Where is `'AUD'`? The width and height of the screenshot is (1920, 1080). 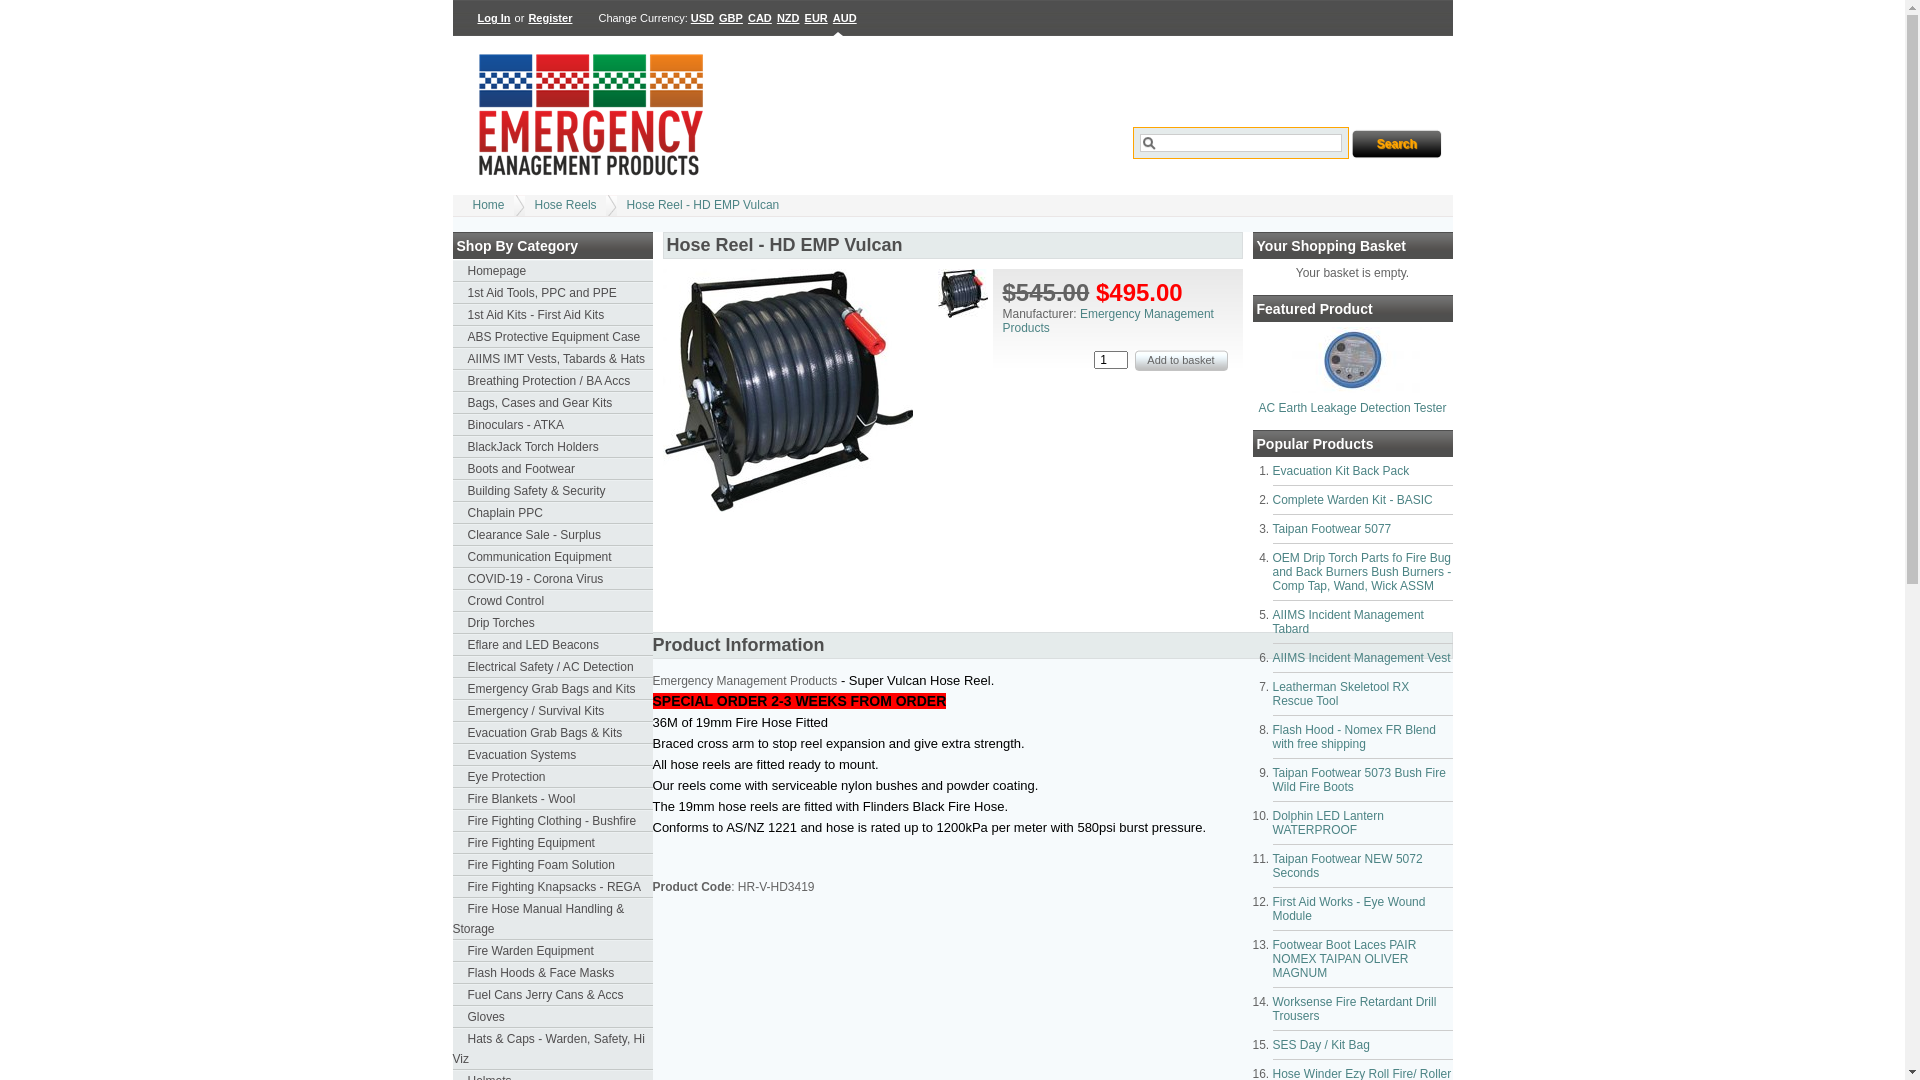
'AUD' is located at coordinates (844, 18).